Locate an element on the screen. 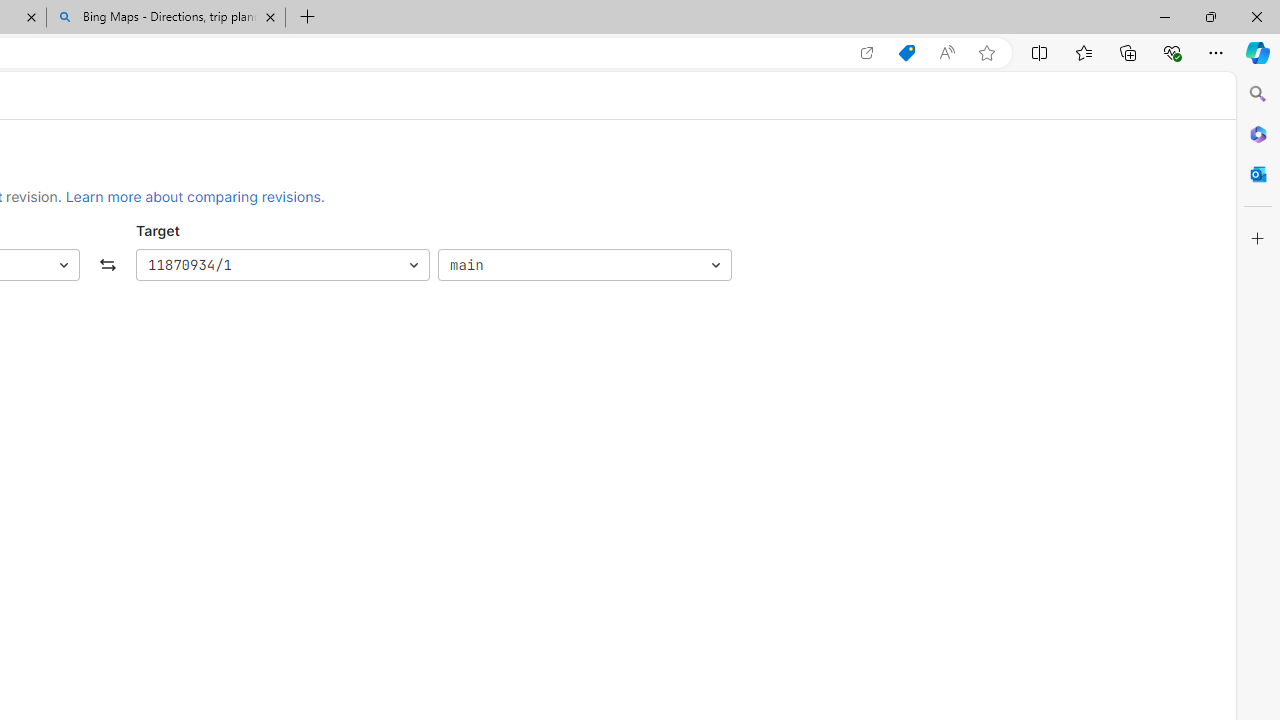 The height and width of the screenshot is (720, 1280). 'Outlook' is located at coordinates (1257, 173).